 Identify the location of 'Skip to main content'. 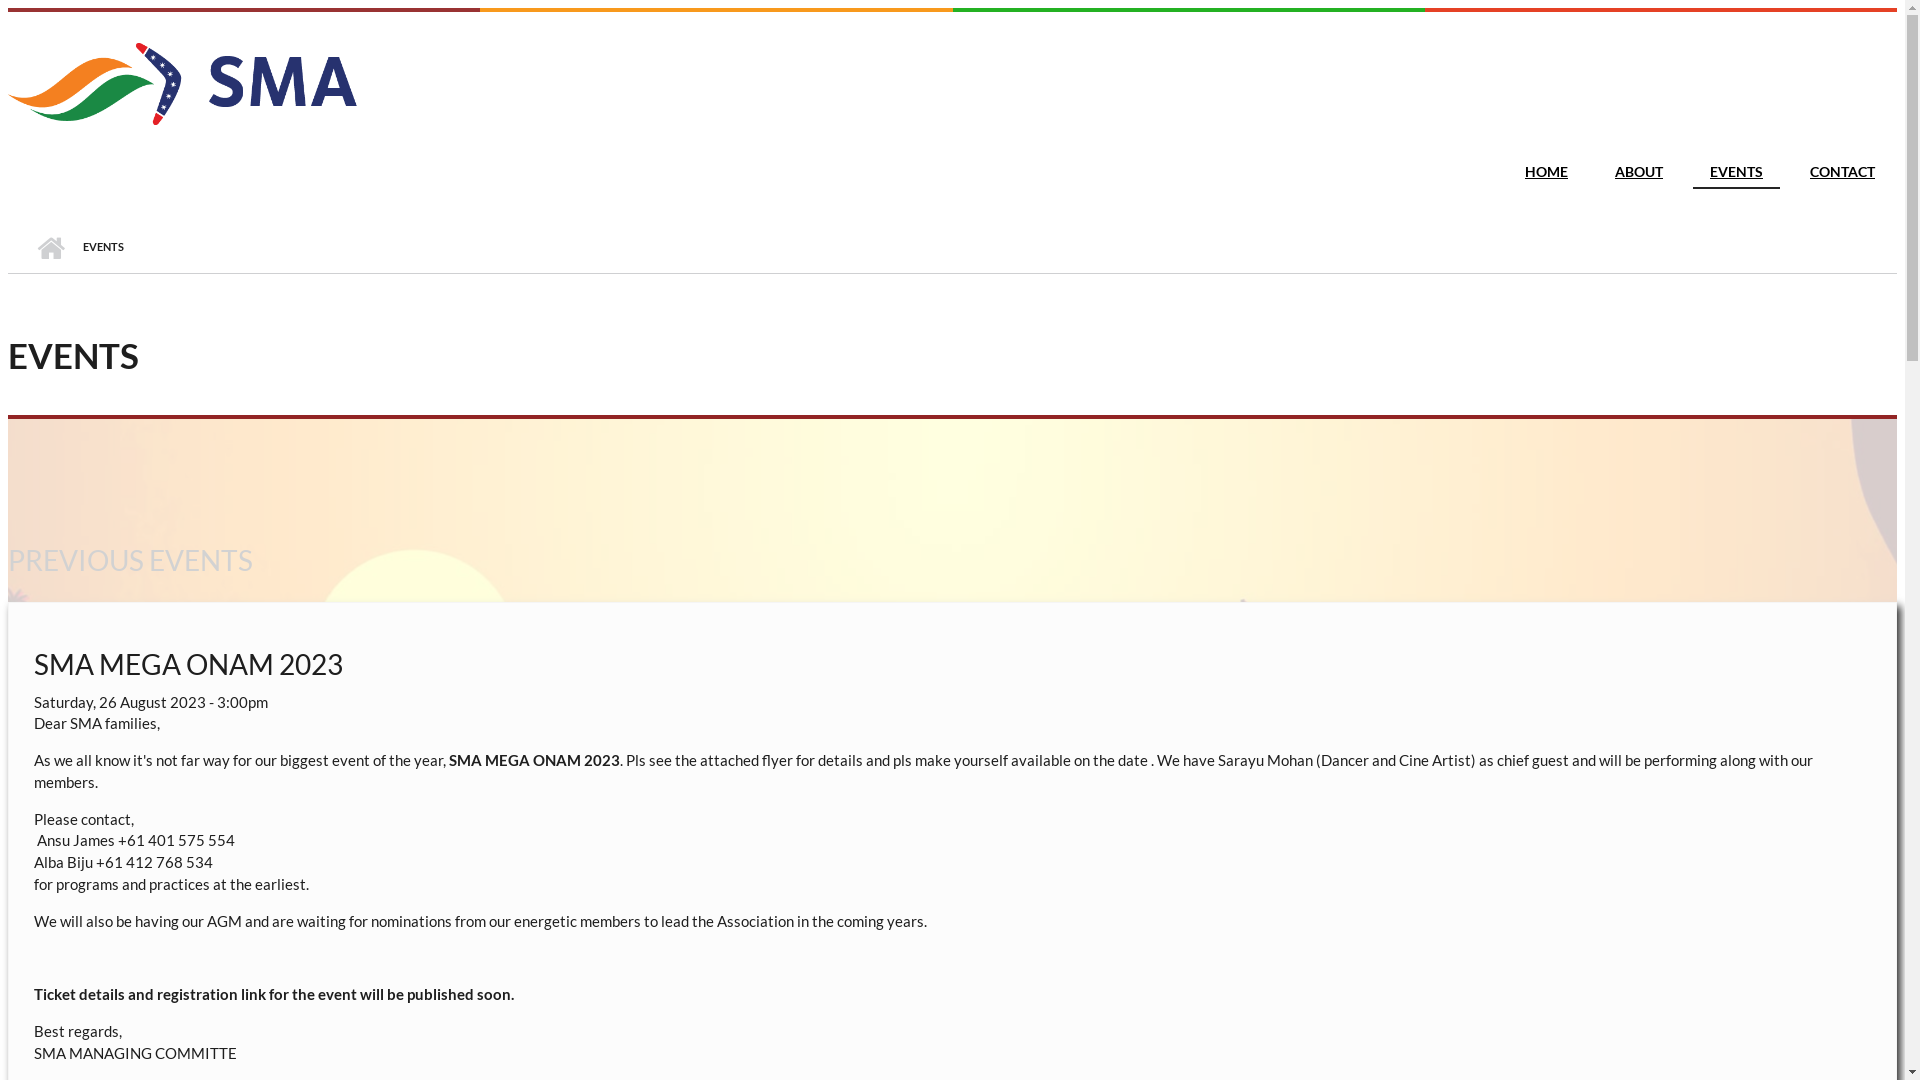
(75, 8).